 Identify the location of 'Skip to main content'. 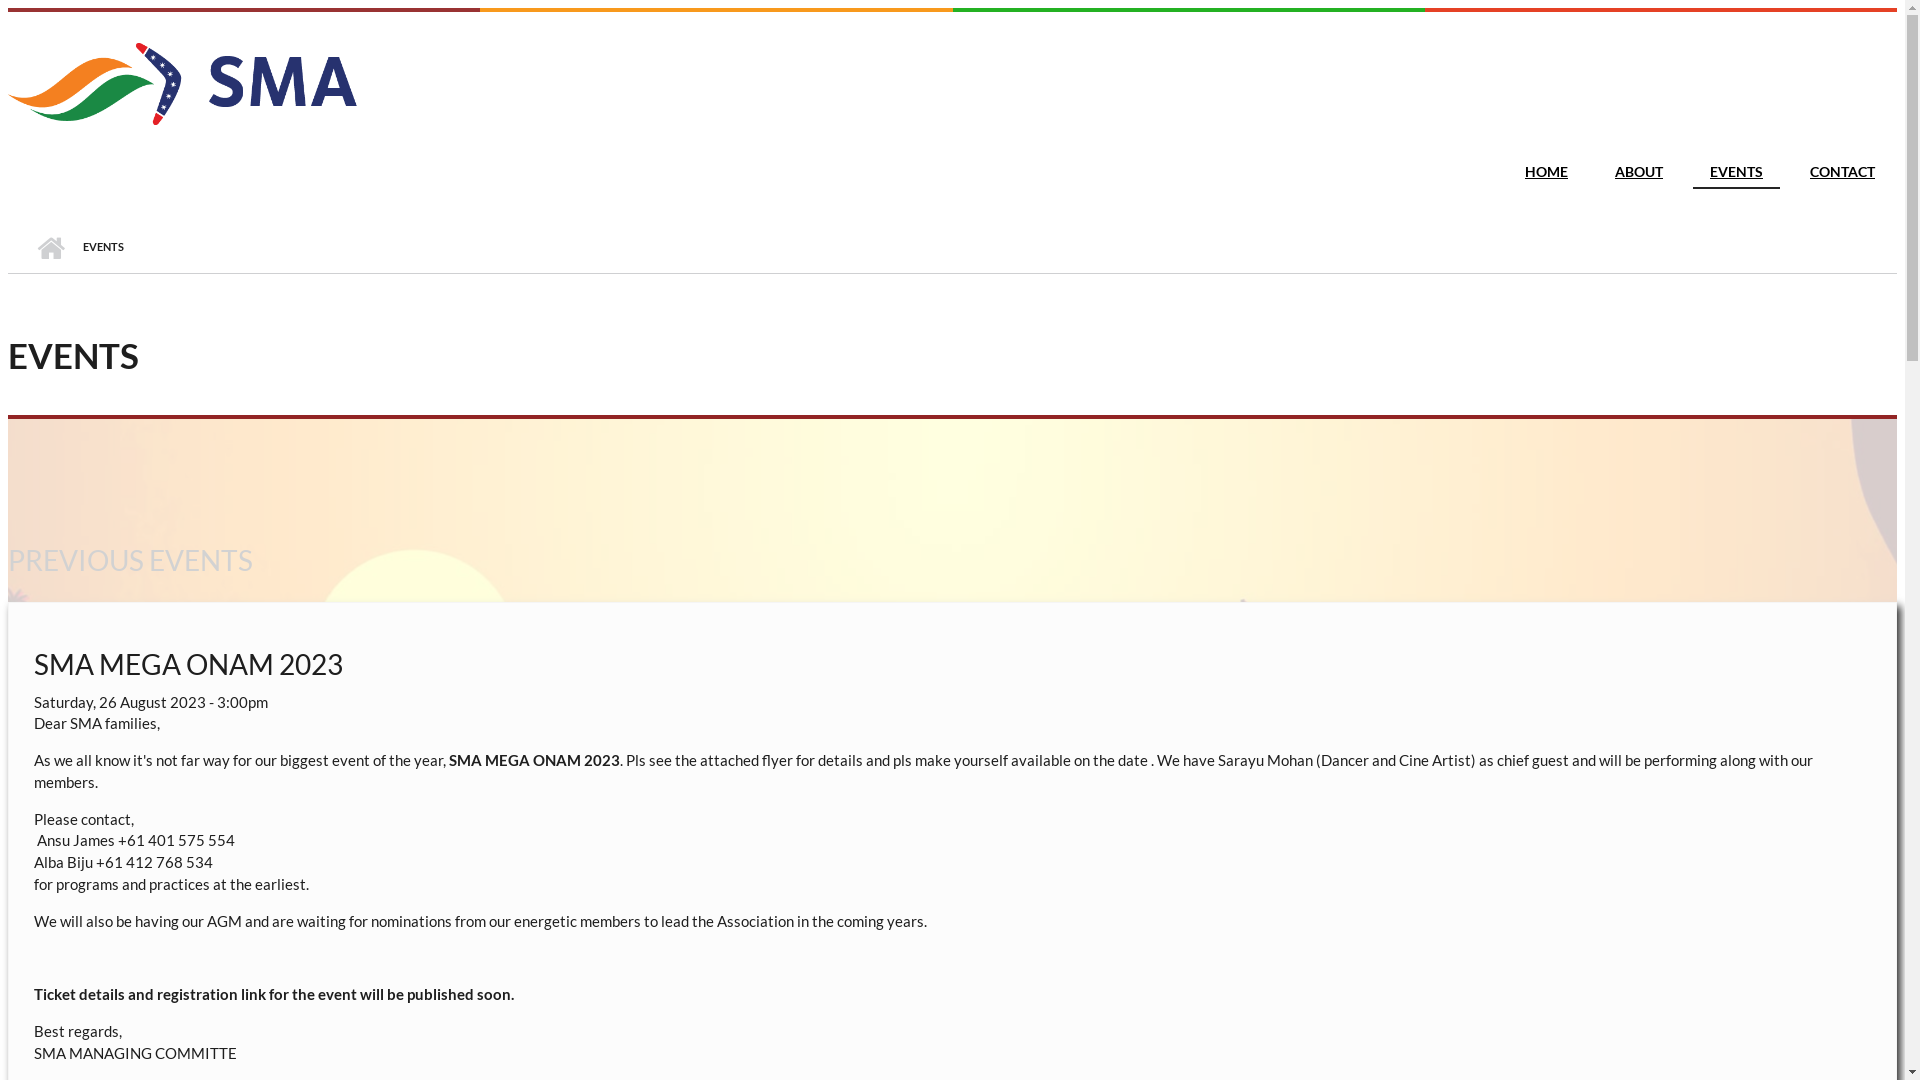
(75, 8).